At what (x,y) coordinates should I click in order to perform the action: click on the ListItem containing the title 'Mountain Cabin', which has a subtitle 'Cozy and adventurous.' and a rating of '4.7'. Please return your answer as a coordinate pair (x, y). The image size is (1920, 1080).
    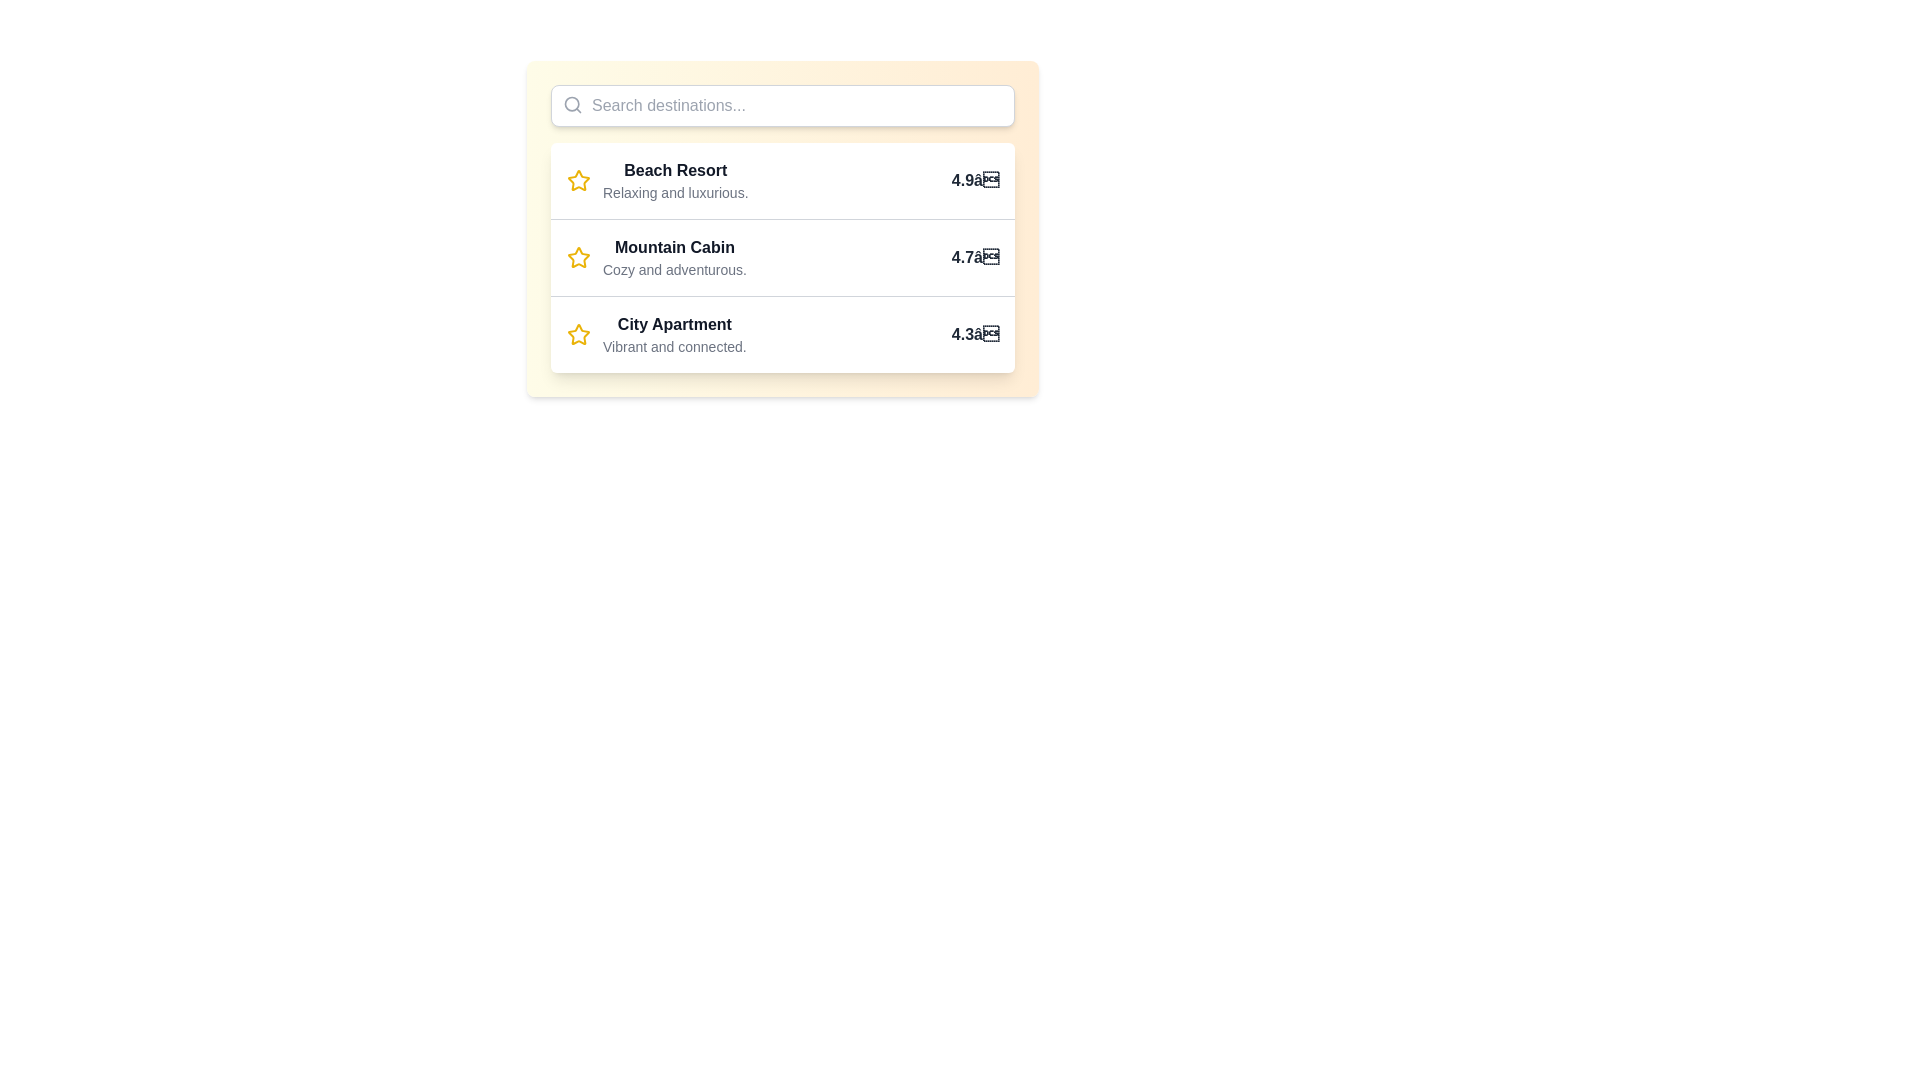
    Looking at the image, I should click on (781, 256).